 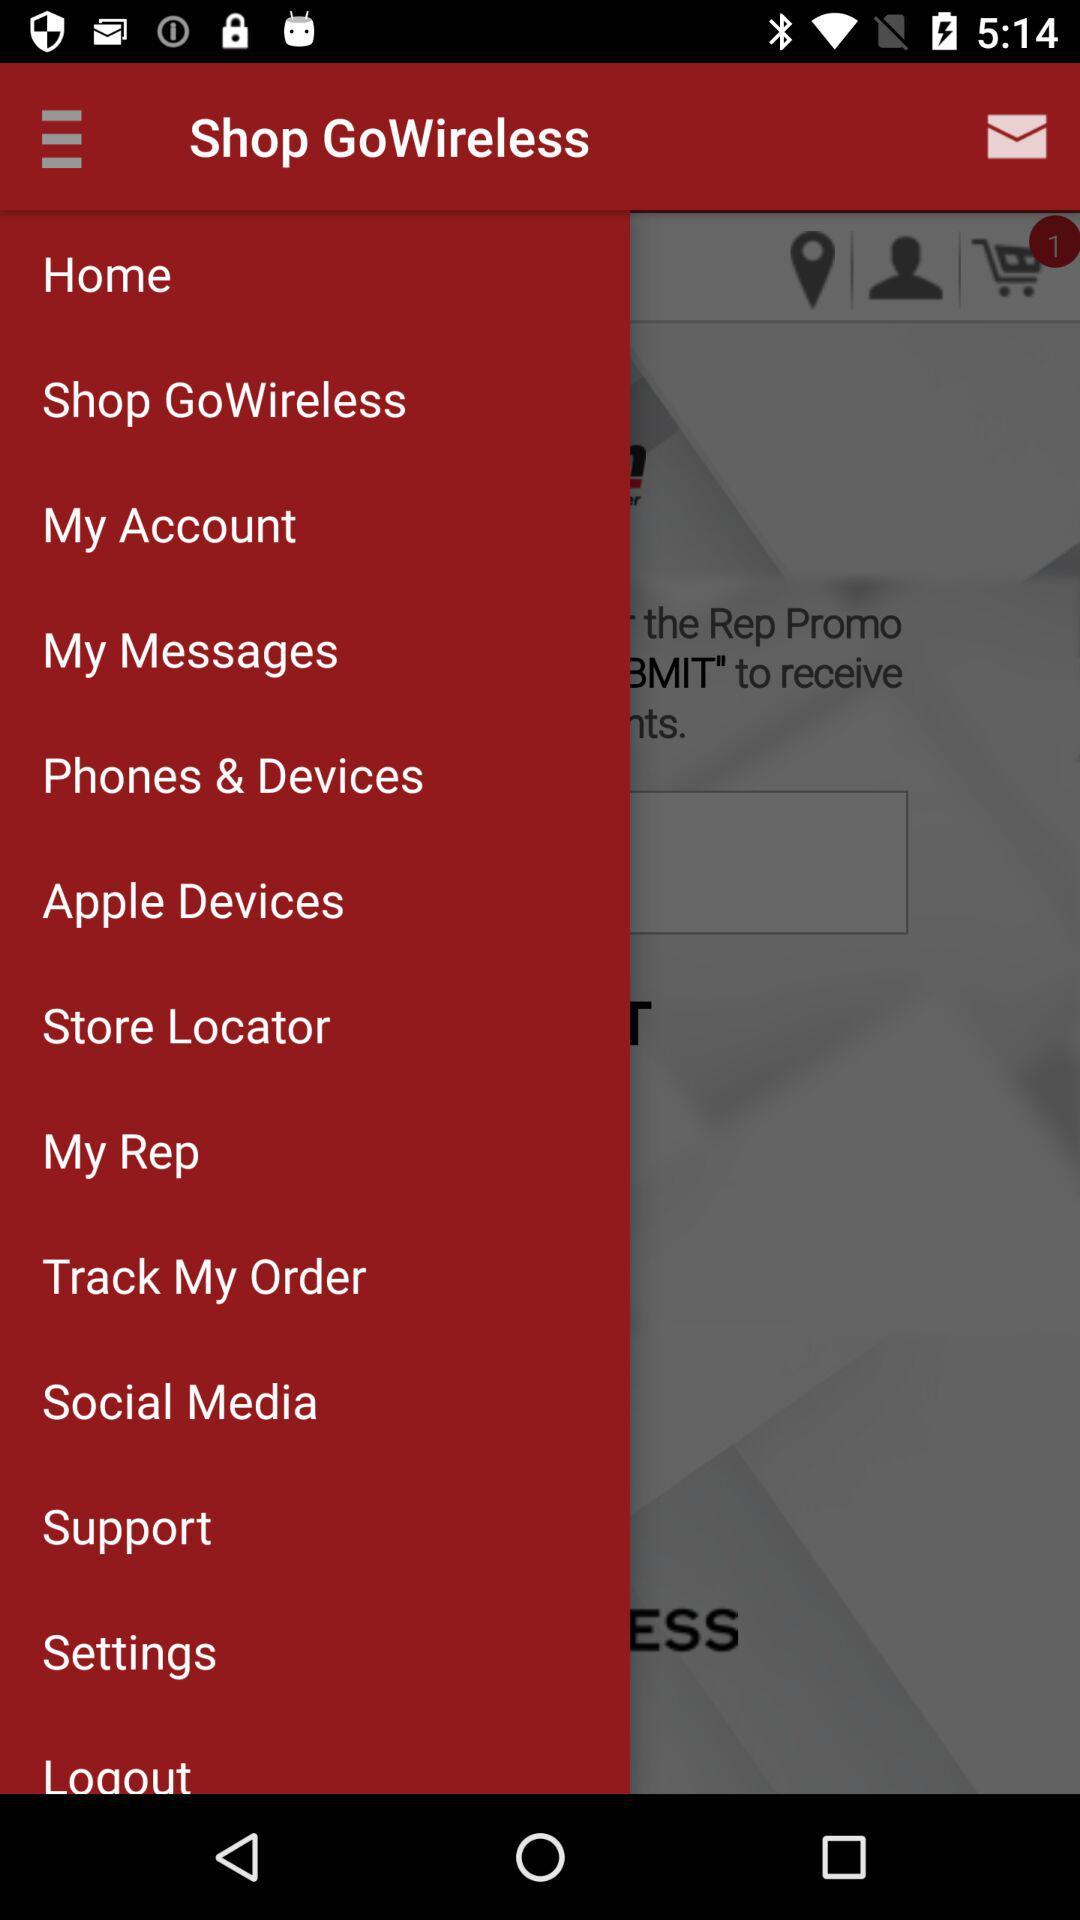 I want to click on the store locator item, so click(x=315, y=1024).